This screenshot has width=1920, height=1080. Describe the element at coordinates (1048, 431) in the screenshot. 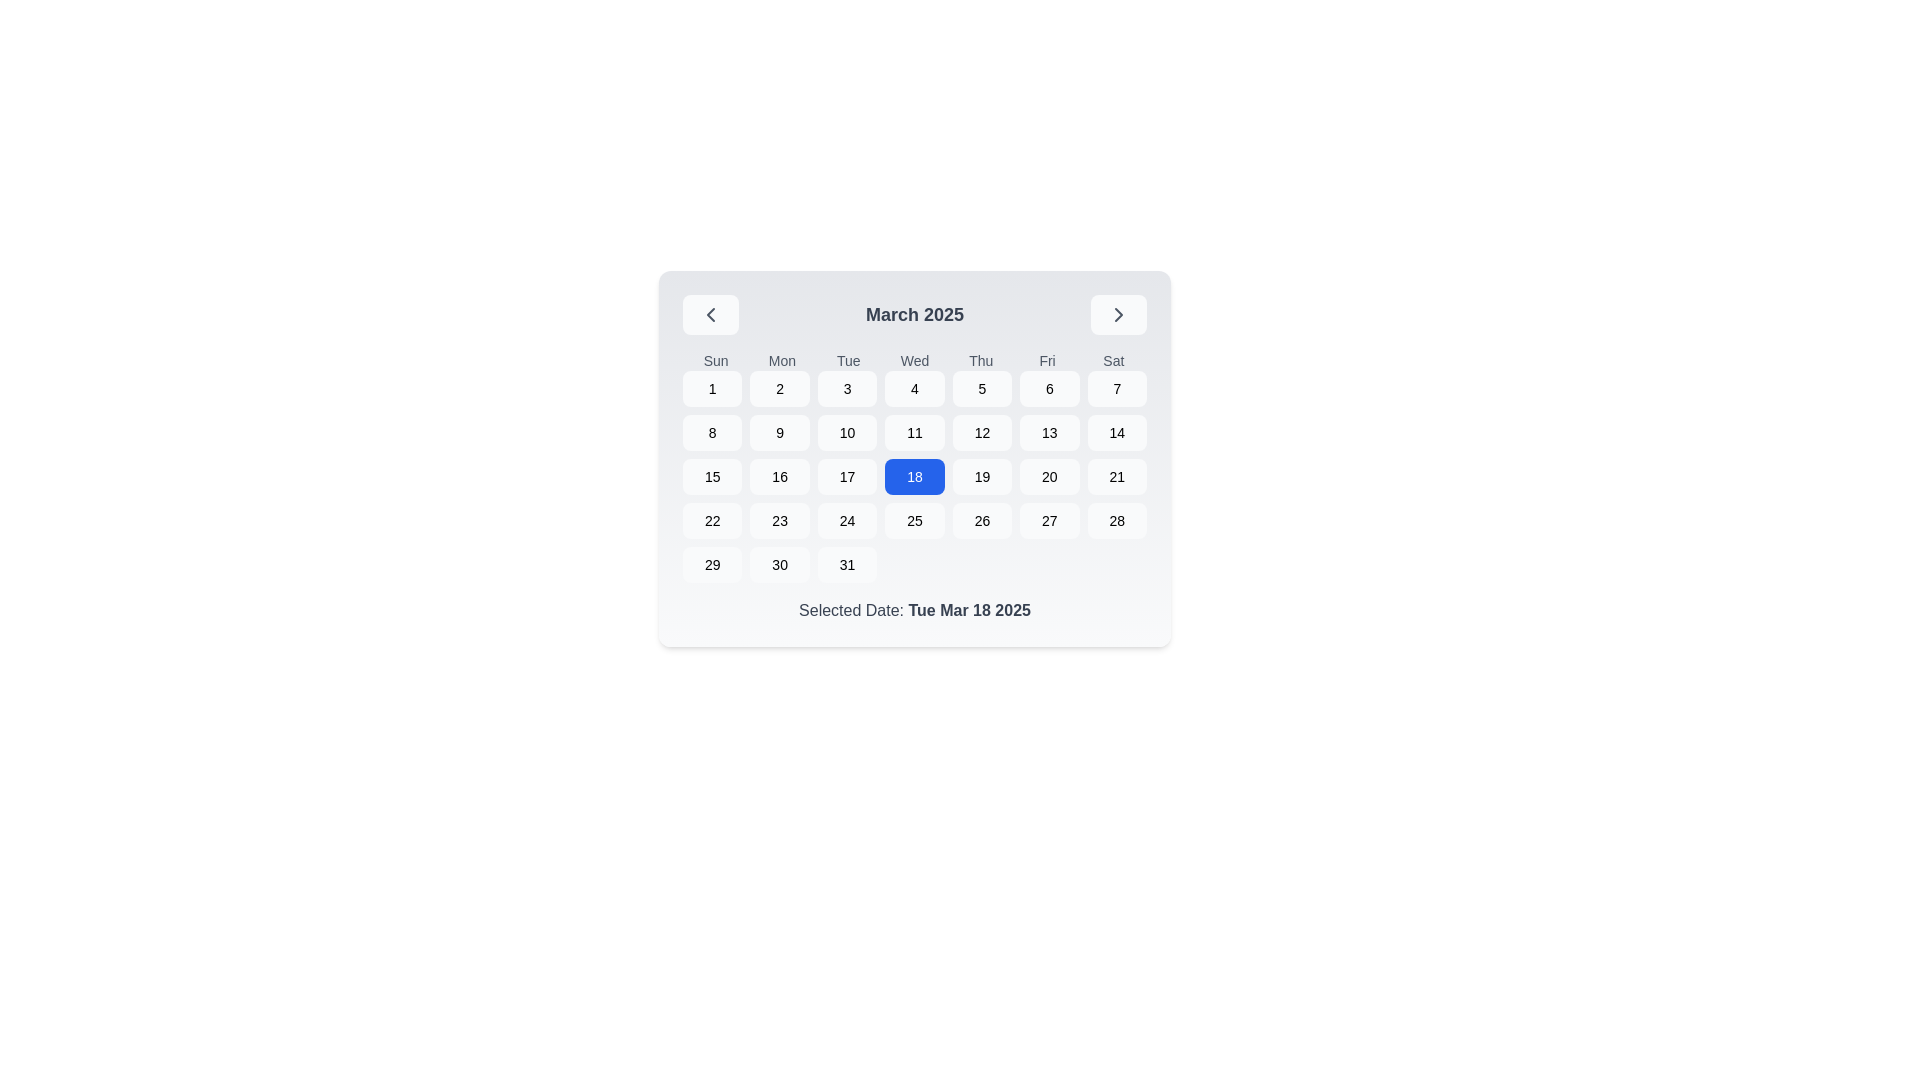

I see `the button representing the 13th day of the month in the calendar` at that location.